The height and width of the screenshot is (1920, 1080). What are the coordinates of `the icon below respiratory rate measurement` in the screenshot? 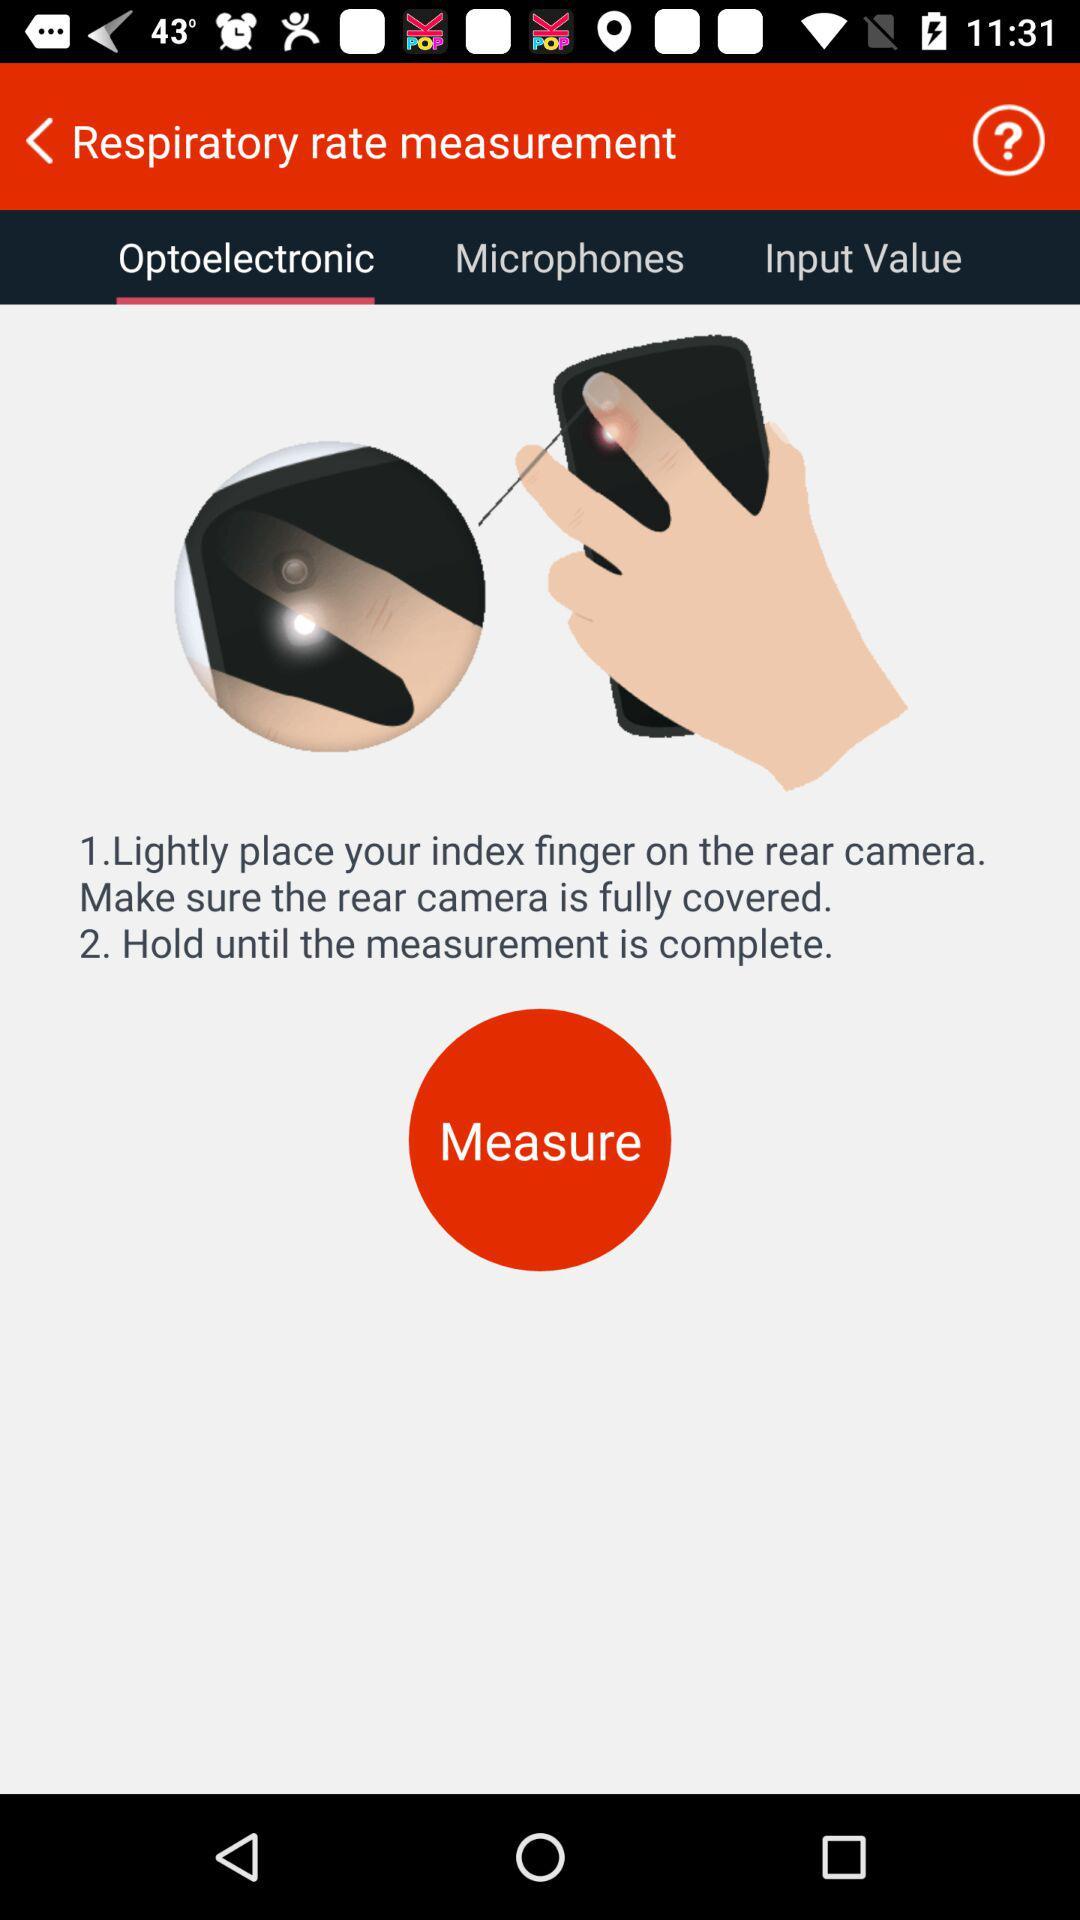 It's located at (245, 256).